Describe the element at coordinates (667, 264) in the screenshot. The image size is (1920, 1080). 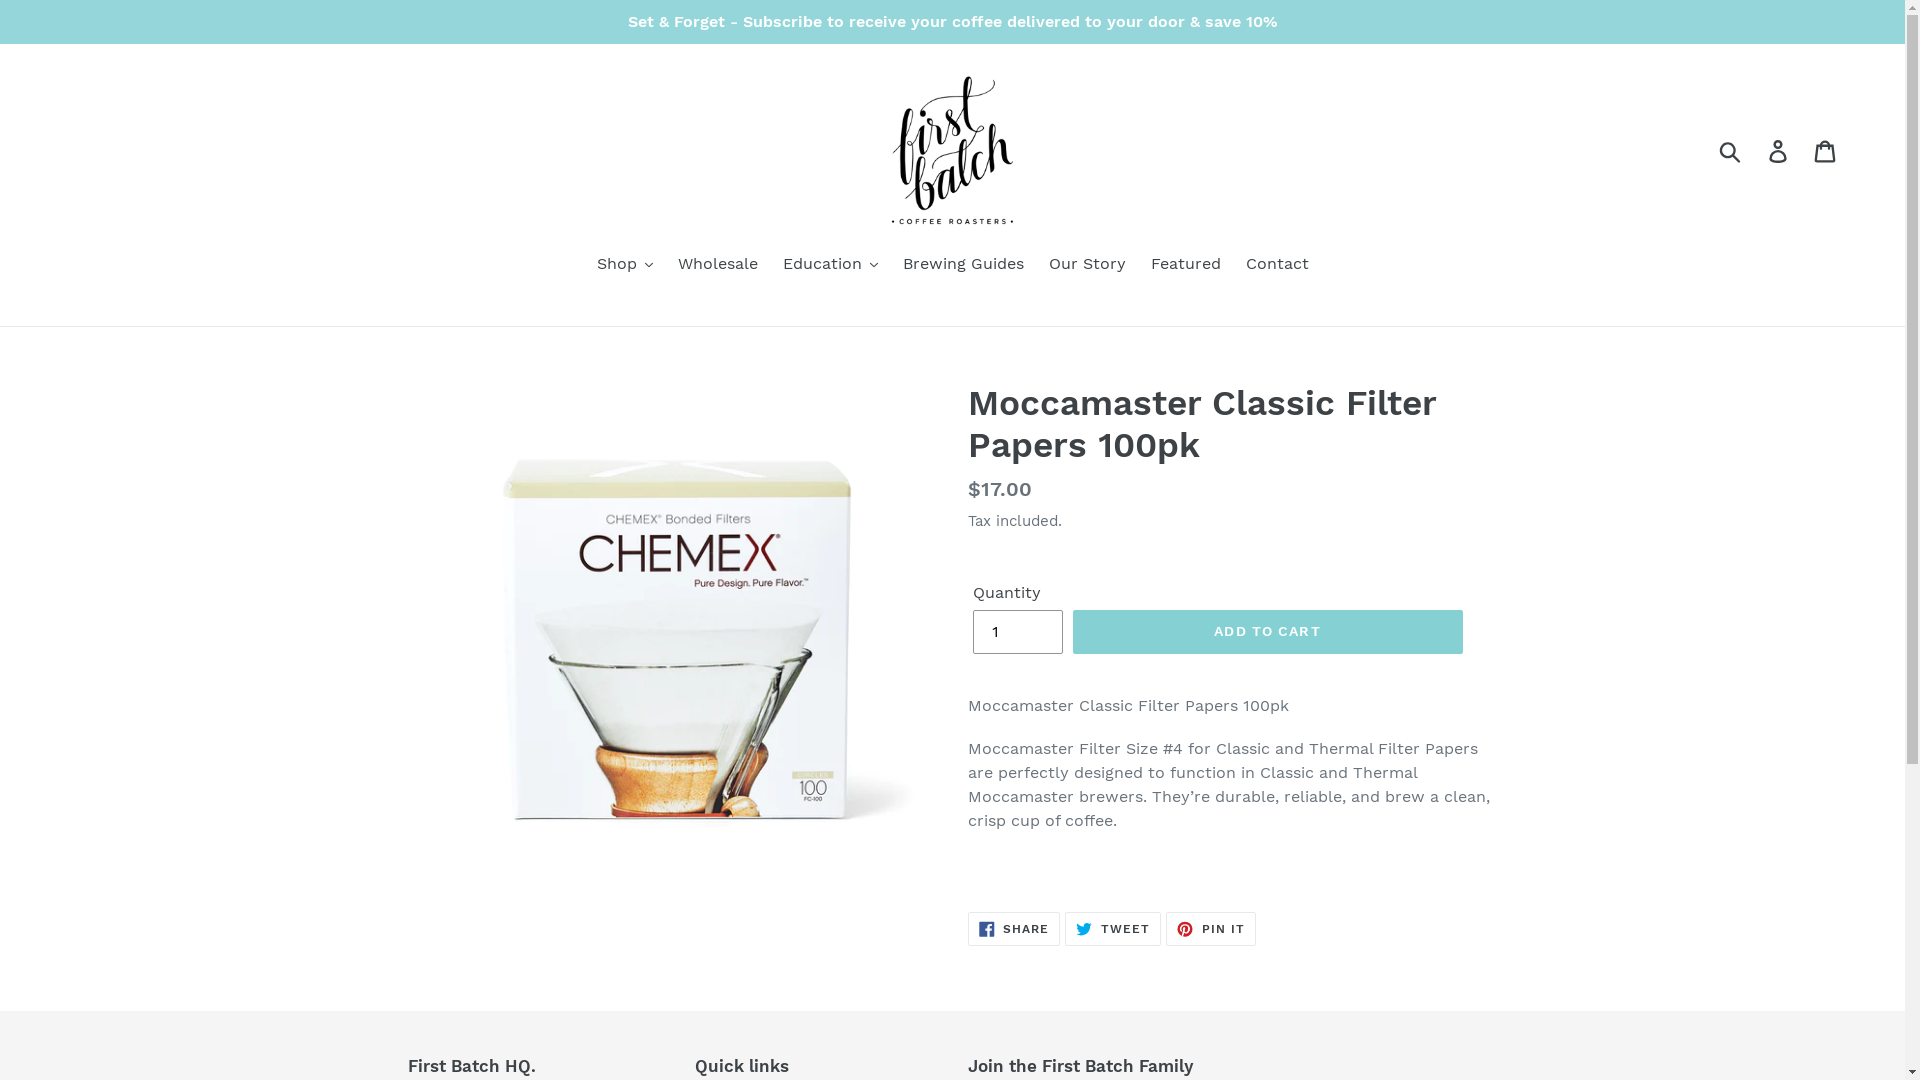
I see `'Wholesale'` at that location.